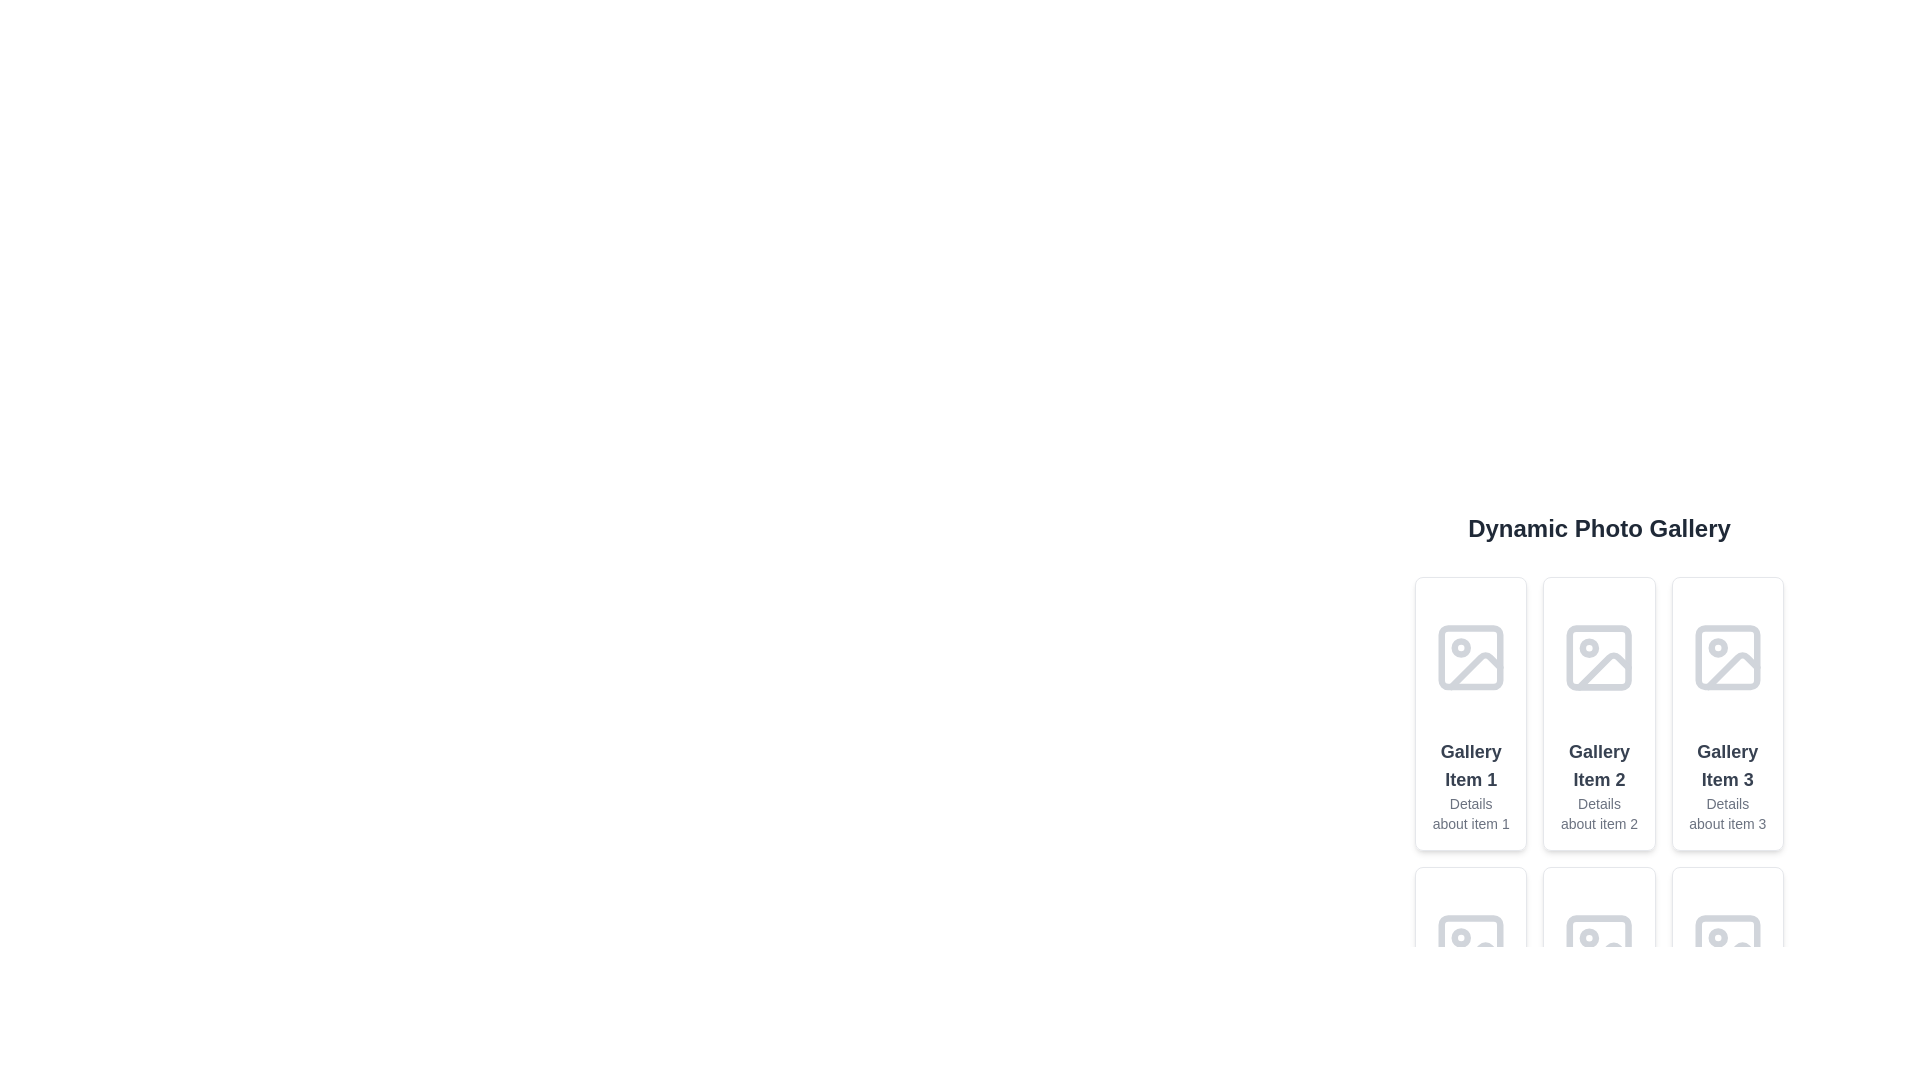  I want to click on the first graphical component within the SVG element of the 'Gallery Item 2' image placeholder, so click(1598, 658).